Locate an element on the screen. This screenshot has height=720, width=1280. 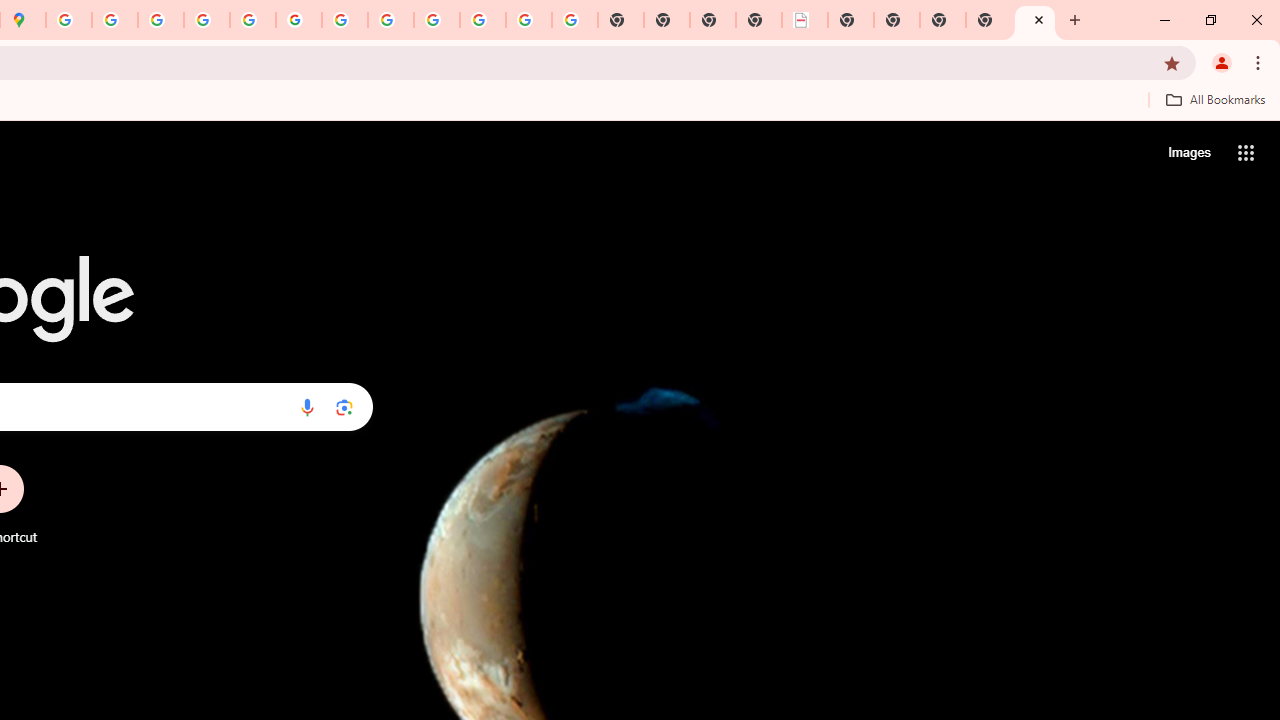
'LAAD Defence & Security 2025 | BAE Systems' is located at coordinates (805, 20).